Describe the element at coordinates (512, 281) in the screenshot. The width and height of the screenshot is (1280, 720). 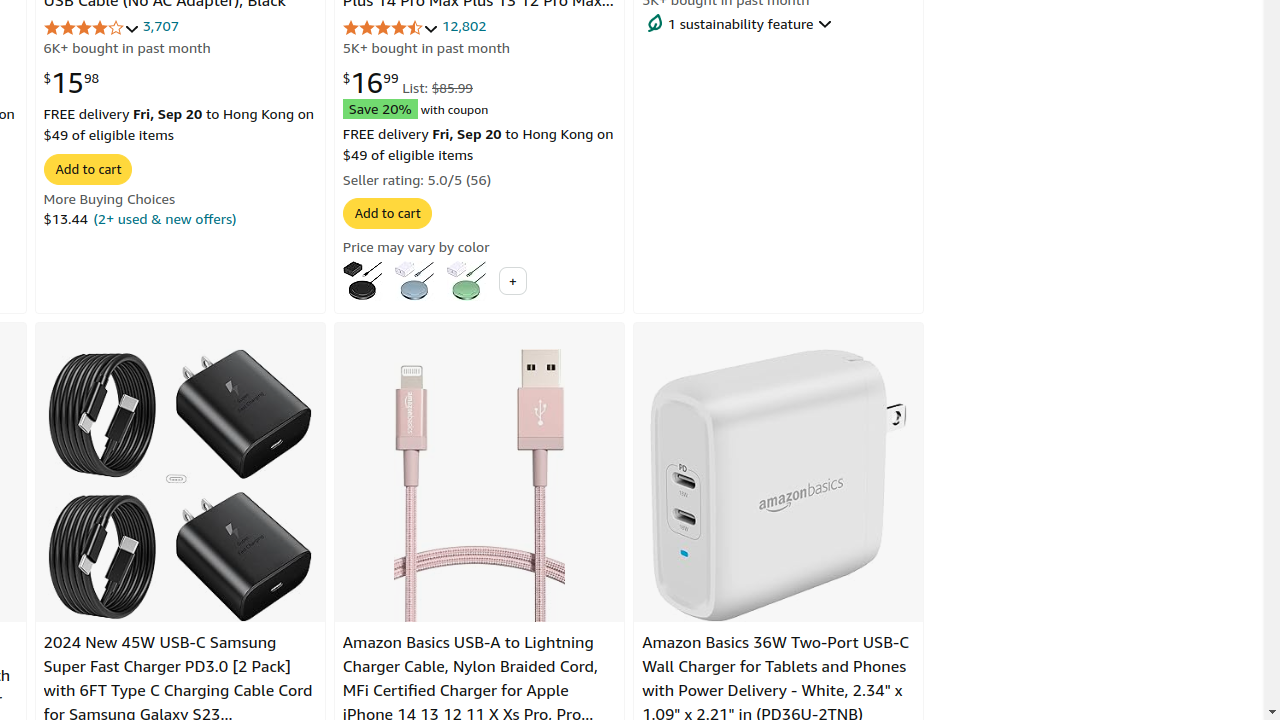
I see `'+'` at that location.